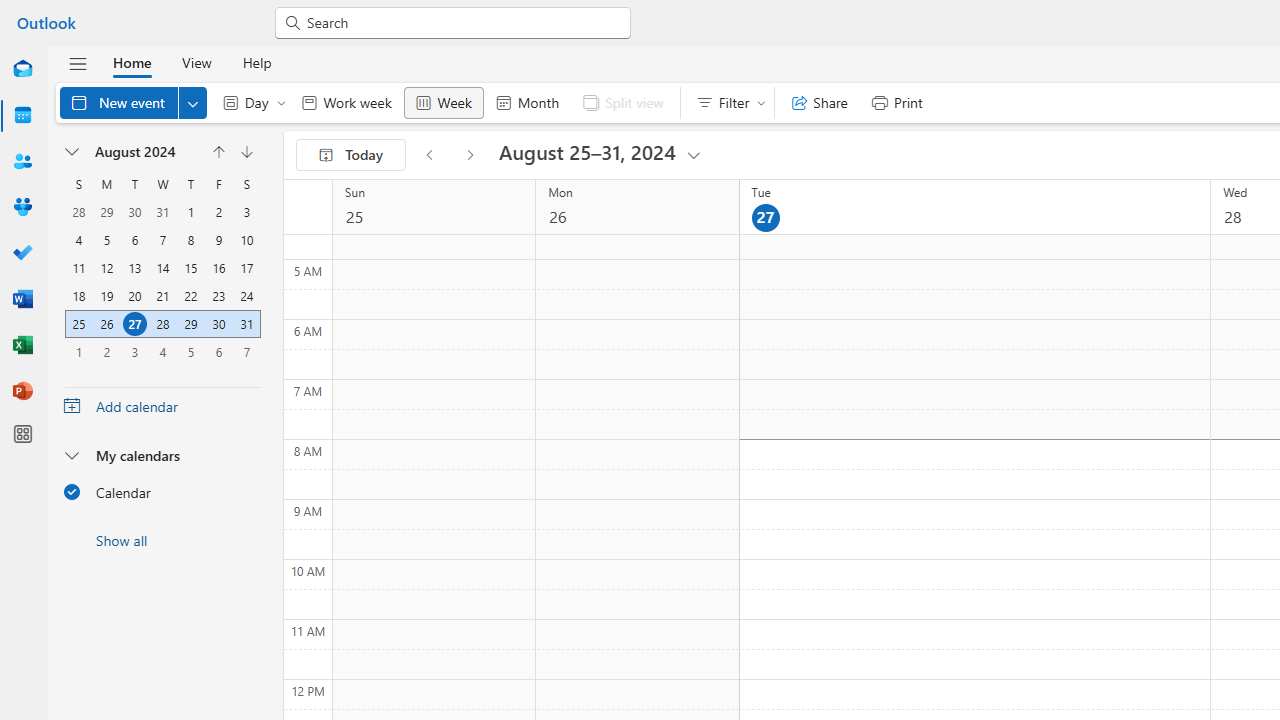 Image resolution: width=1280 pixels, height=720 pixels. Describe the element at coordinates (105, 212) in the screenshot. I see `'29, July, 2024'` at that location.